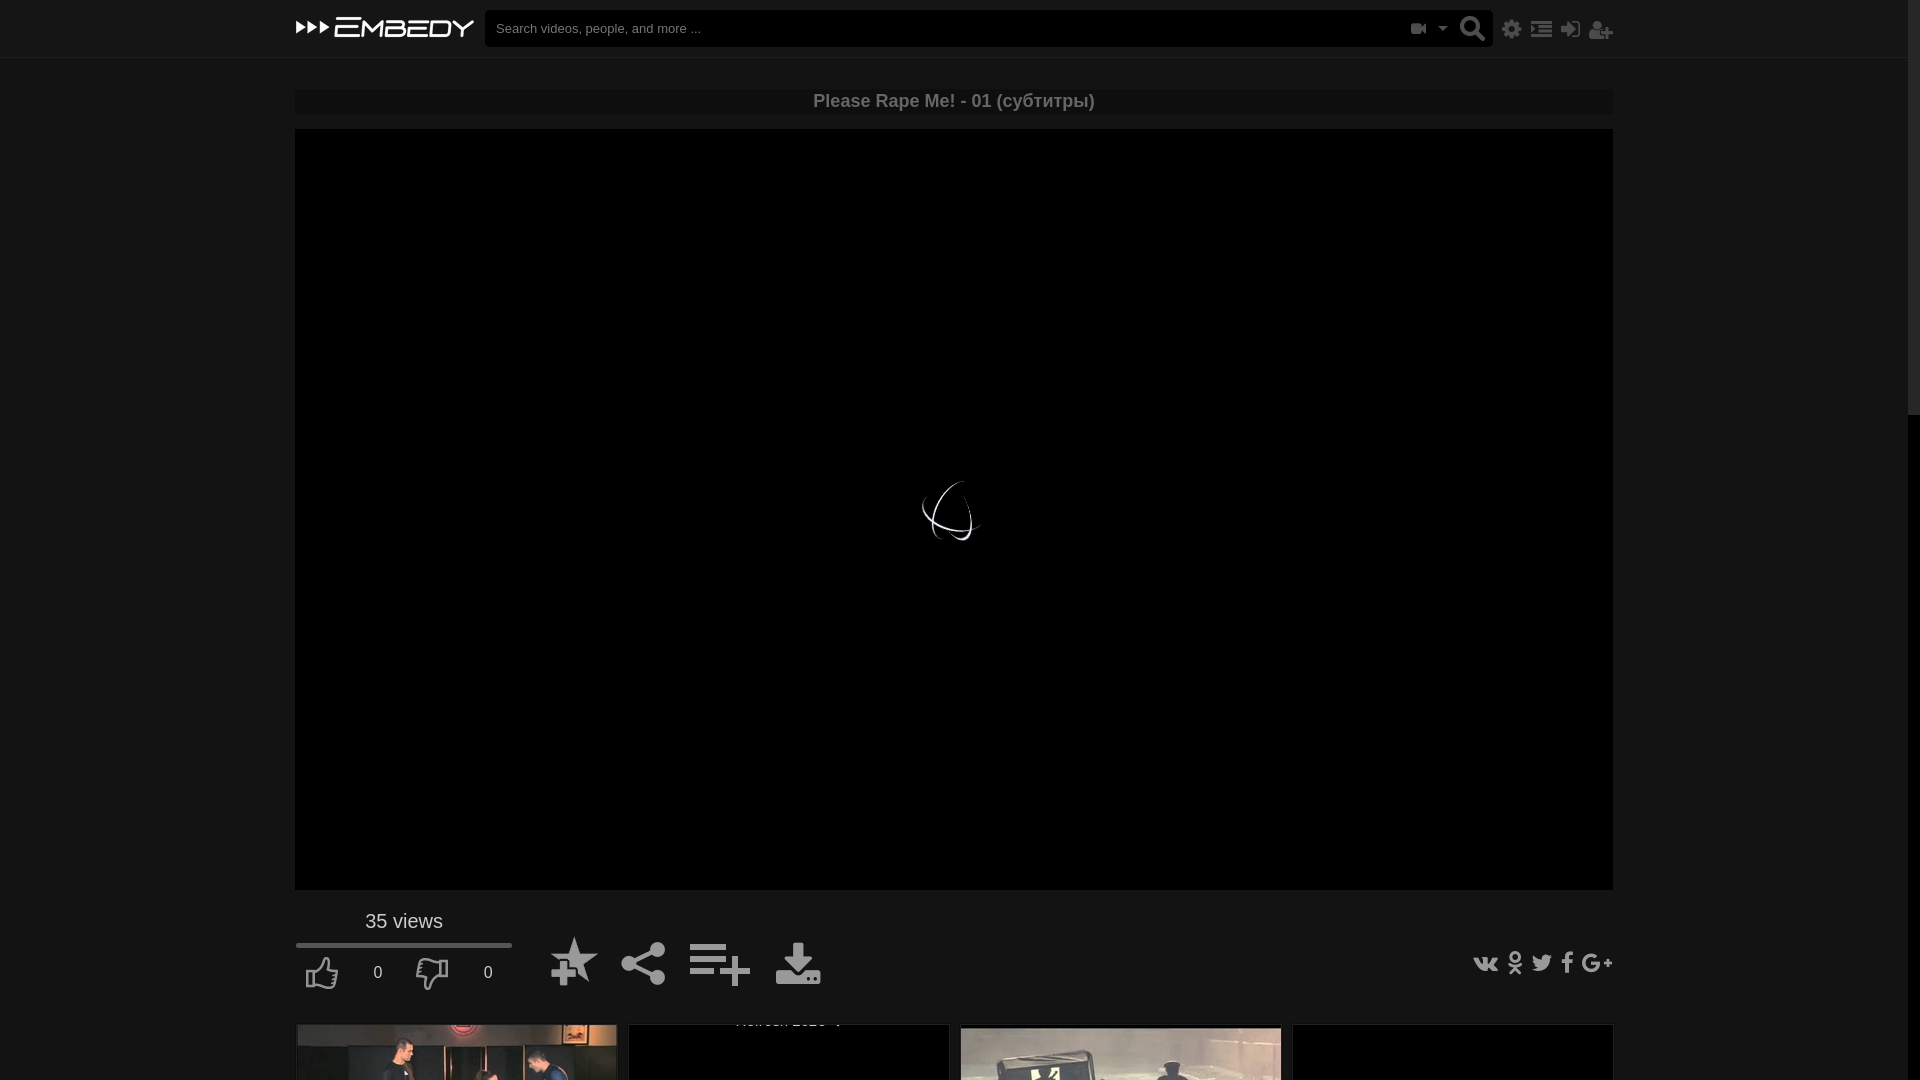  I want to click on 'Fast Registration', so click(1601, 29).